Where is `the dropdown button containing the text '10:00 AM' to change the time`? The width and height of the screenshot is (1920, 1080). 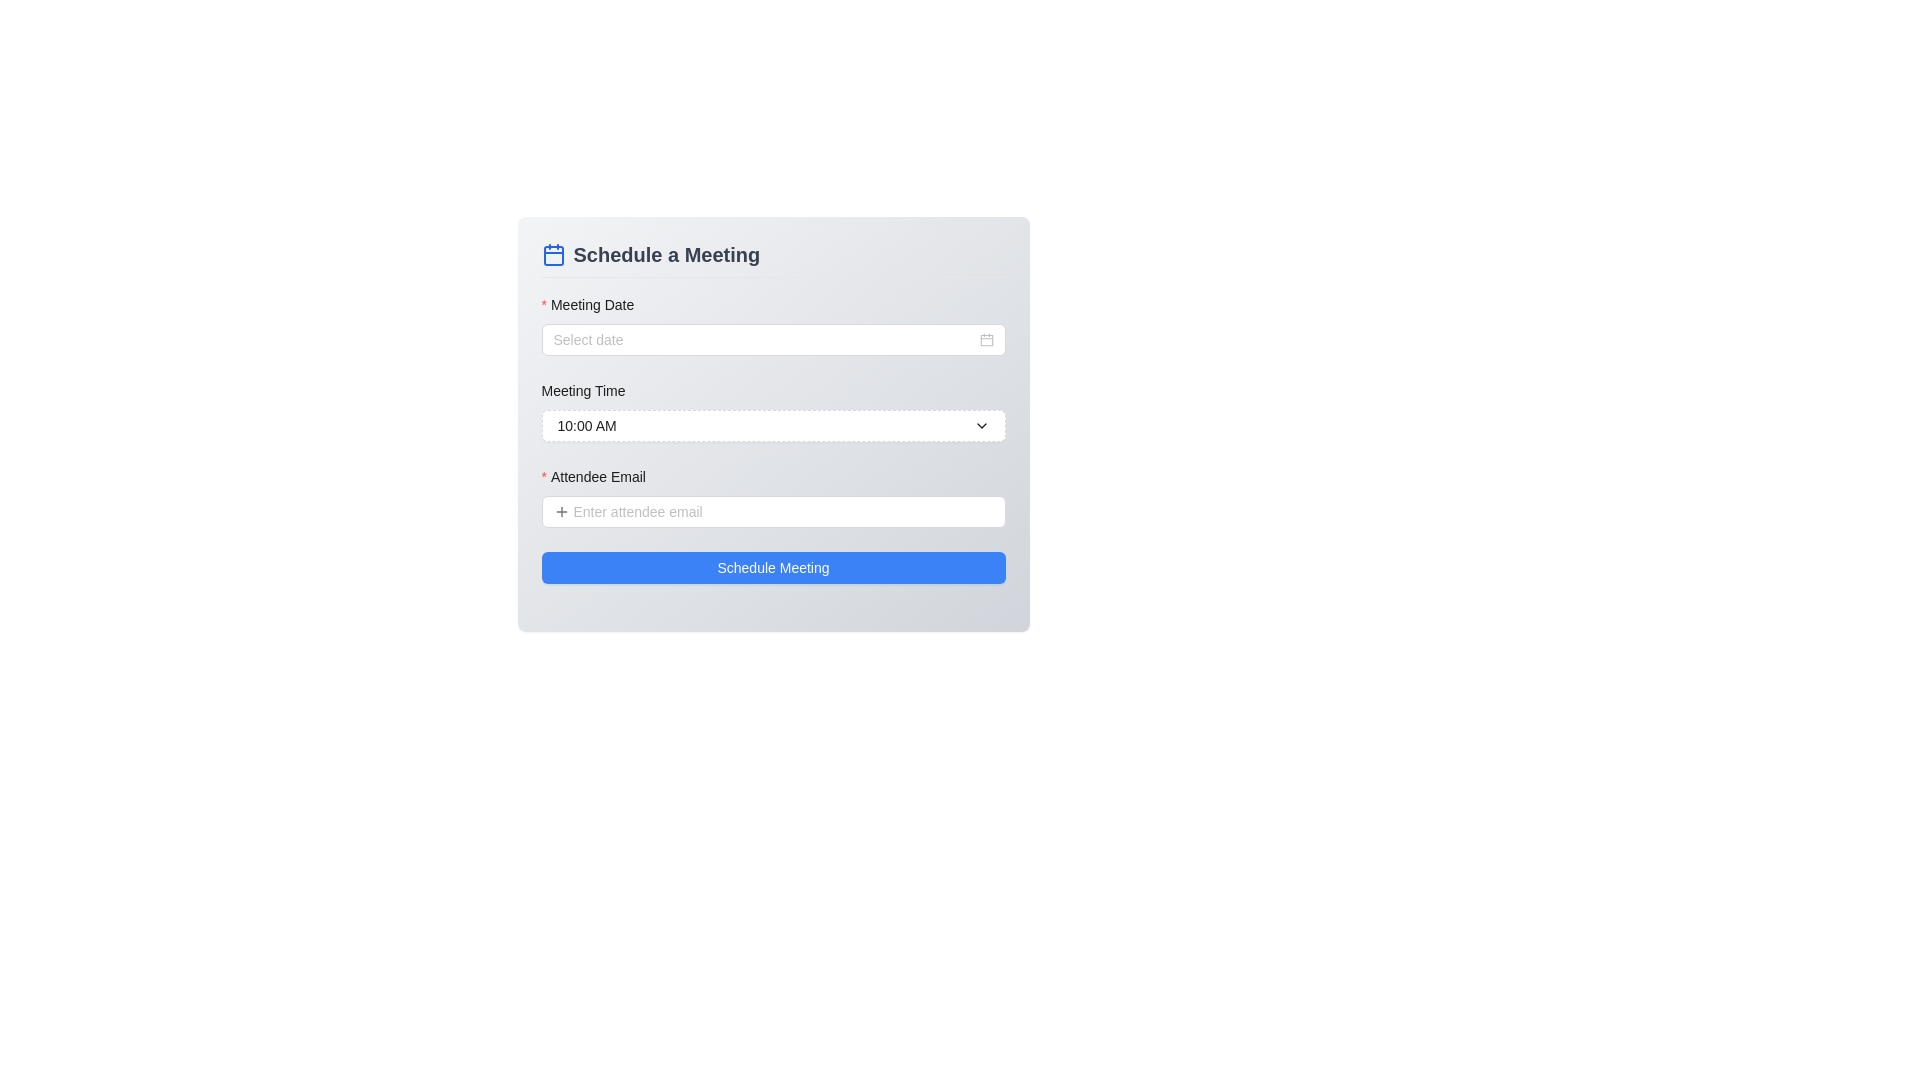
the dropdown button containing the text '10:00 AM' to change the time is located at coordinates (586, 424).